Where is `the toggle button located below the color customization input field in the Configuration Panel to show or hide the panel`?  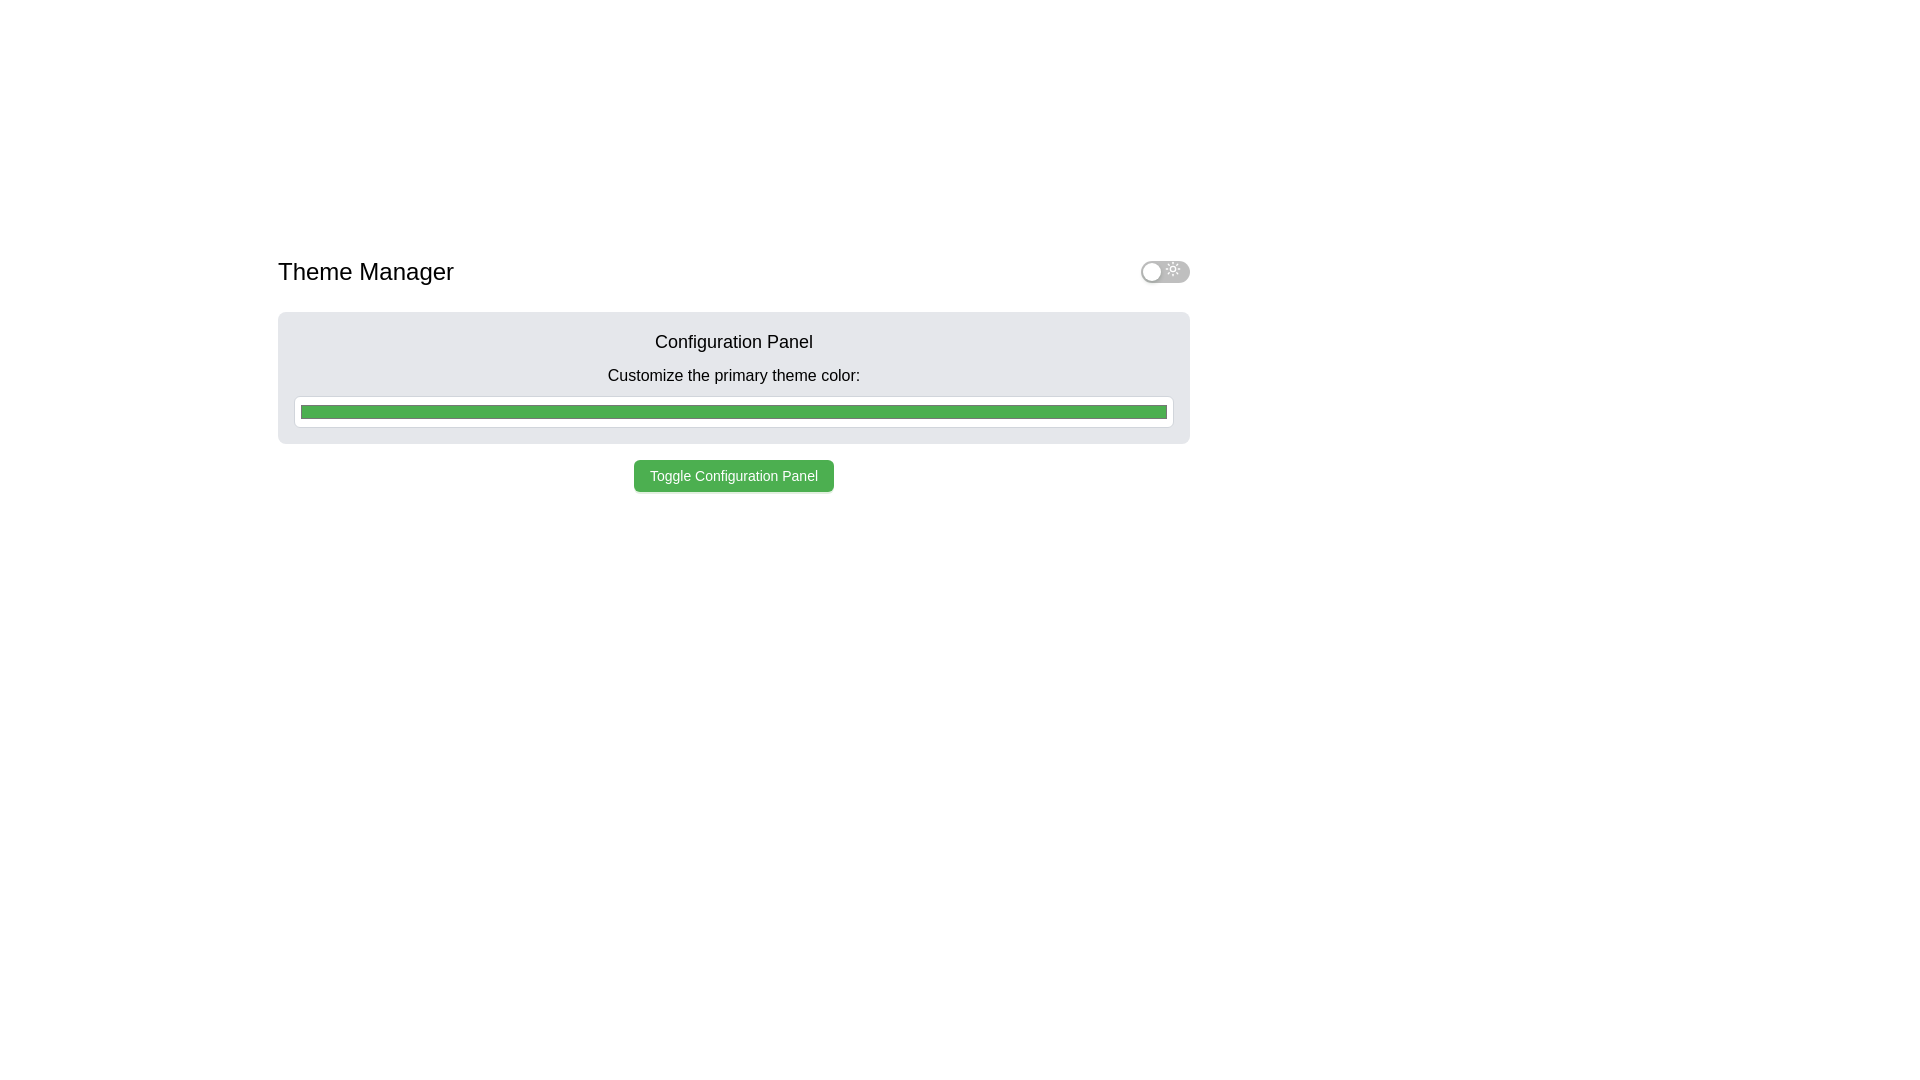 the toggle button located below the color customization input field in the Configuration Panel to show or hide the panel is located at coordinates (733, 475).